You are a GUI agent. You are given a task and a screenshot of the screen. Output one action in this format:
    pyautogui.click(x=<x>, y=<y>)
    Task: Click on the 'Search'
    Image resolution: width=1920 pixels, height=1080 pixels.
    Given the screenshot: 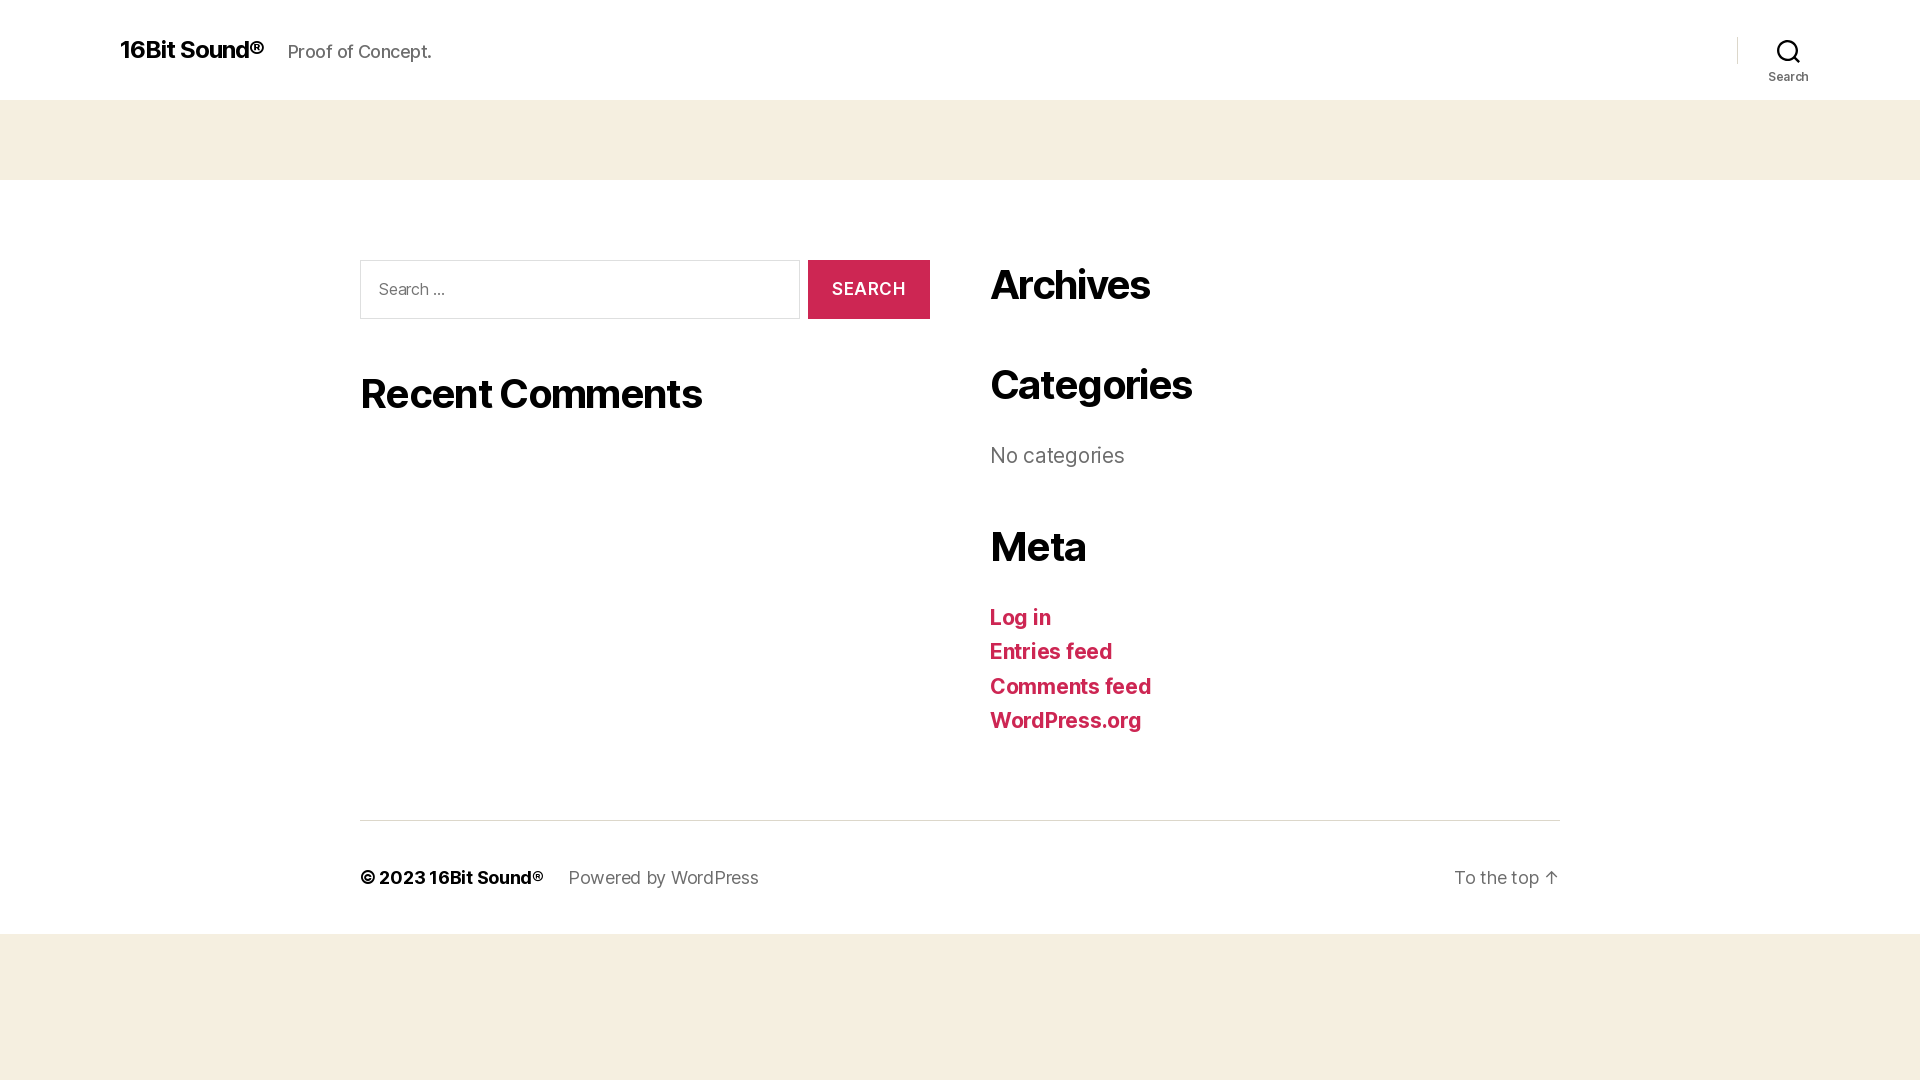 What is the action you would take?
    pyautogui.click(x=1736, y=49)
    